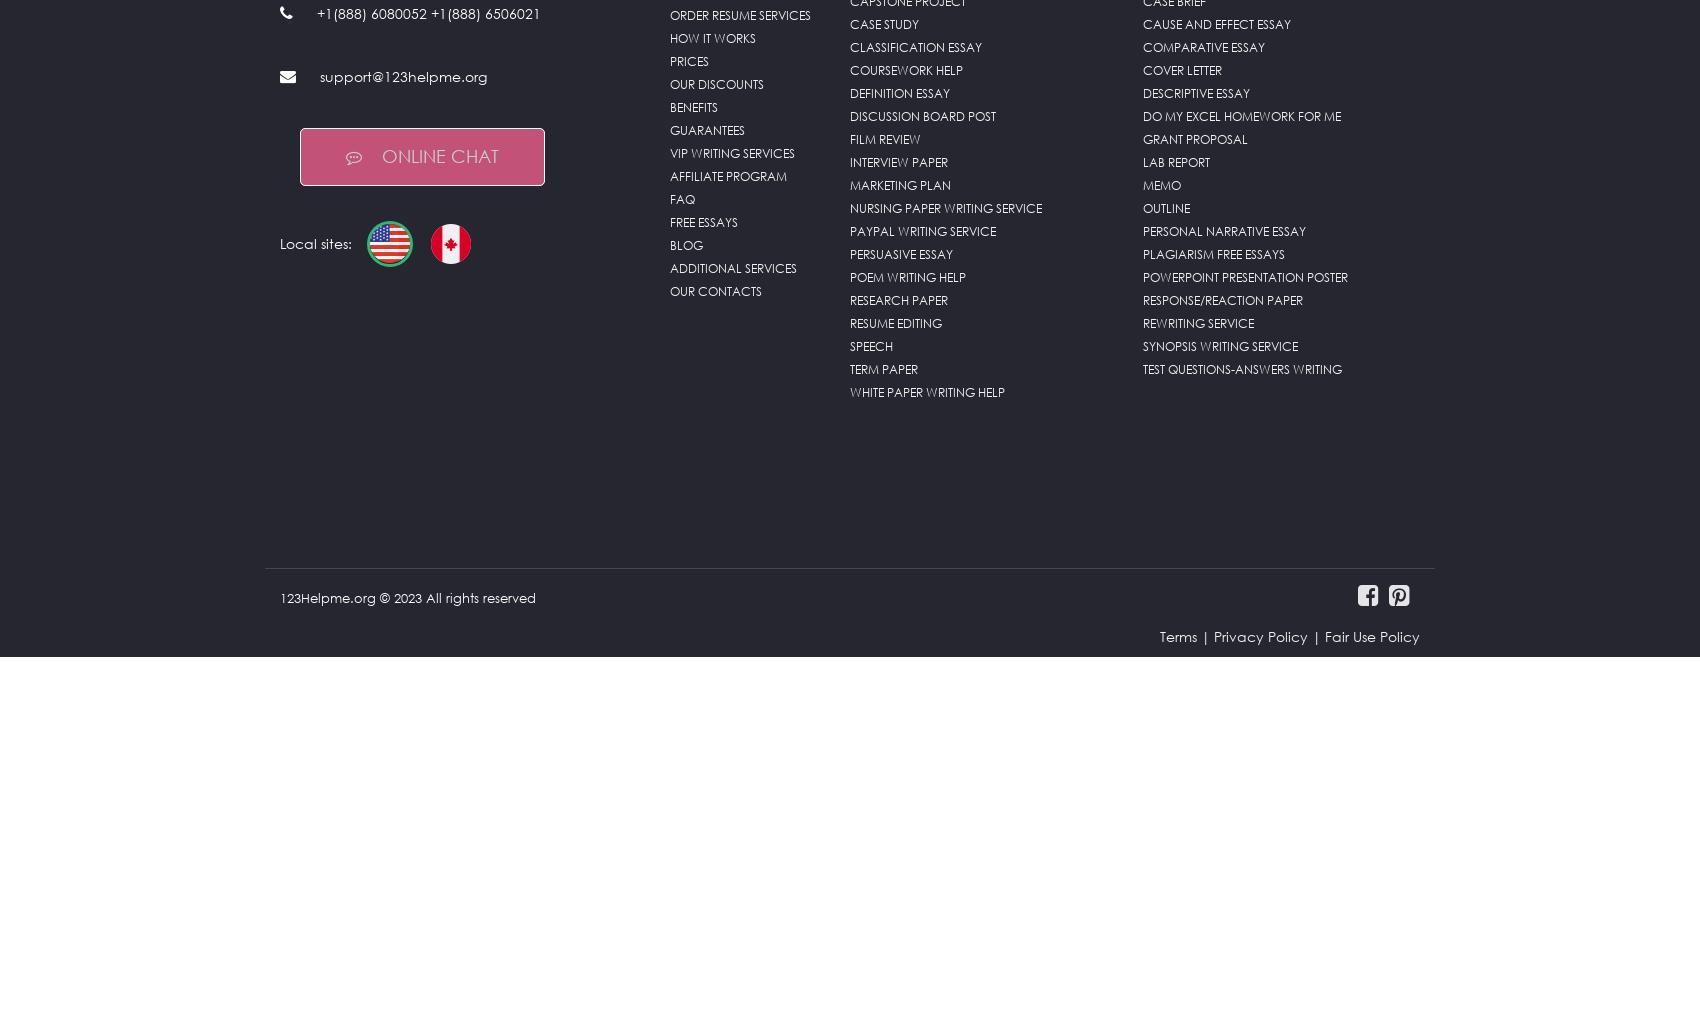  What do you see at coordinates (922, 116) in the screenshot?
I see `'Discussion Board Post'` at bounding box center [922, 116].